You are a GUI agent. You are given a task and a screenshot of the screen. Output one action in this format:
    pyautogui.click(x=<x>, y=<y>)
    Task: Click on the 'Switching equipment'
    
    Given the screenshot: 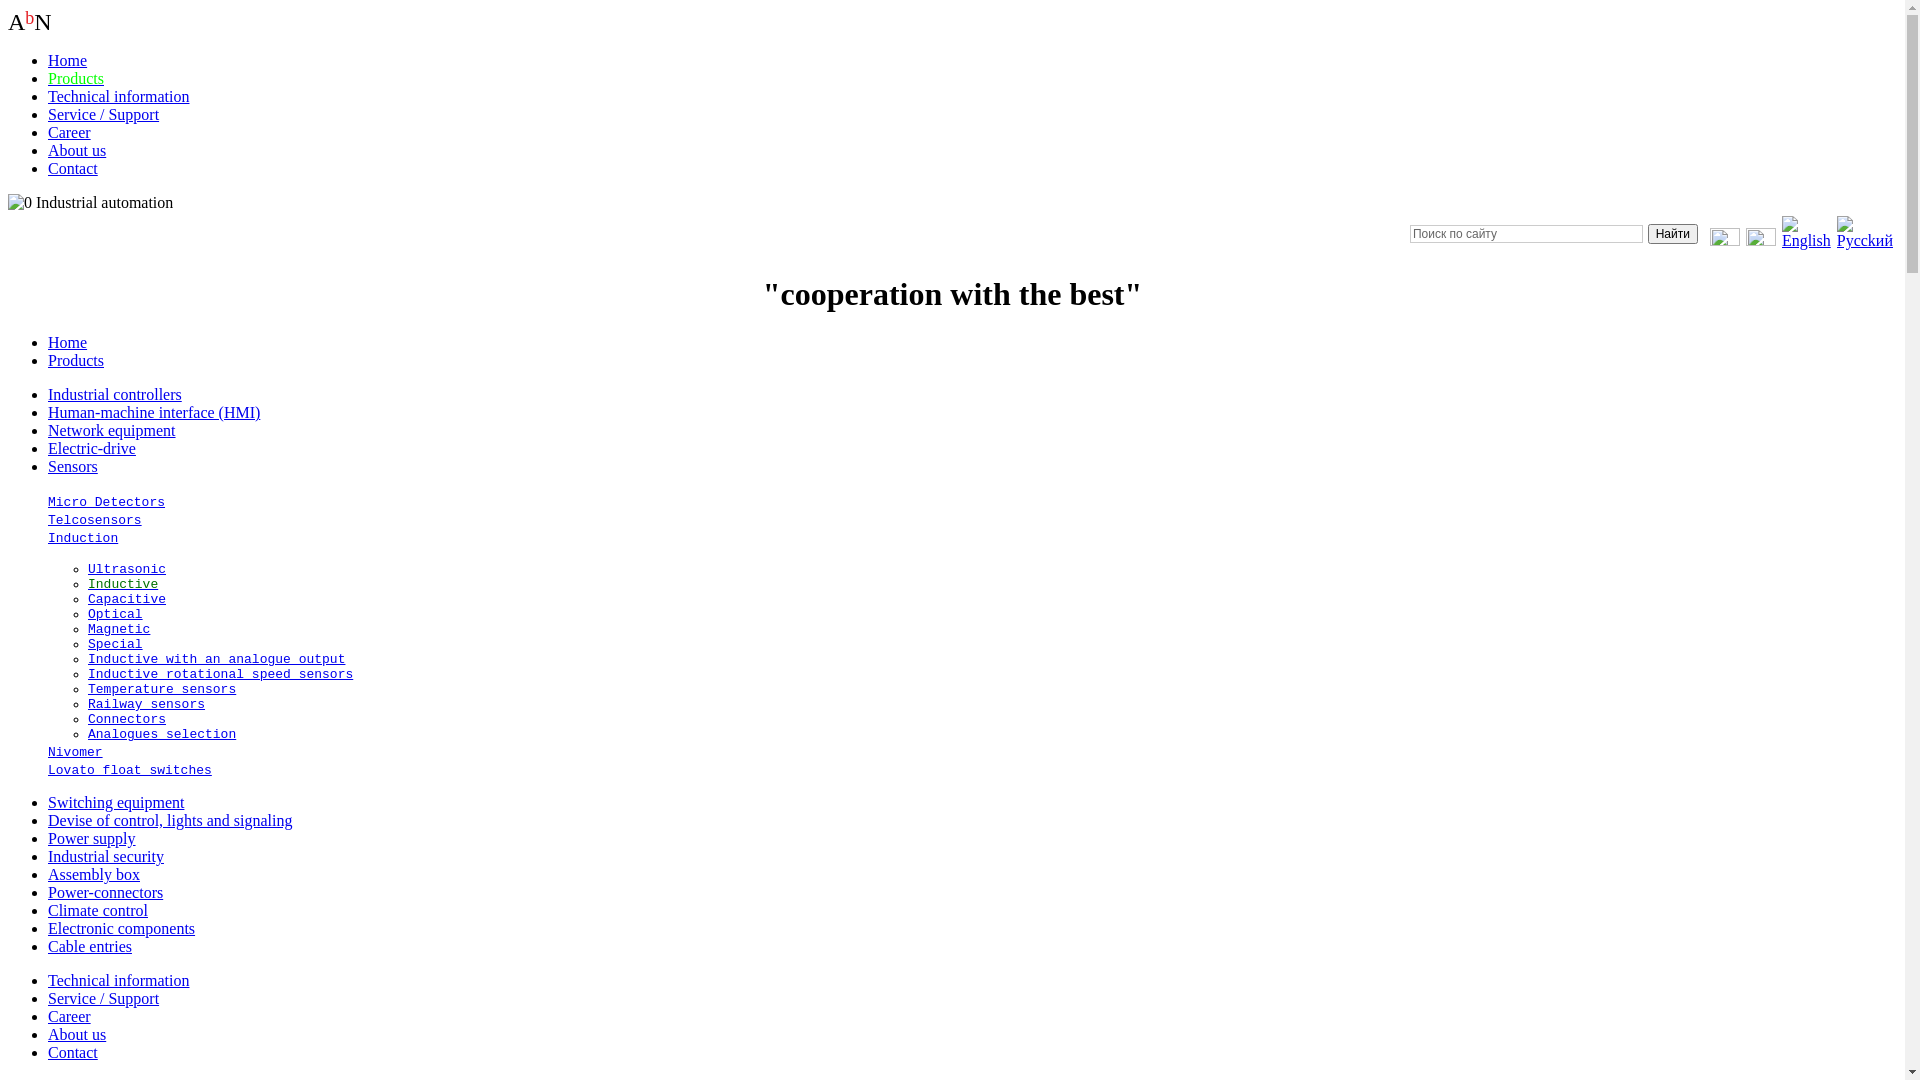 What is the action you would take?
    pyautogui.click(x=114, y=801)
    